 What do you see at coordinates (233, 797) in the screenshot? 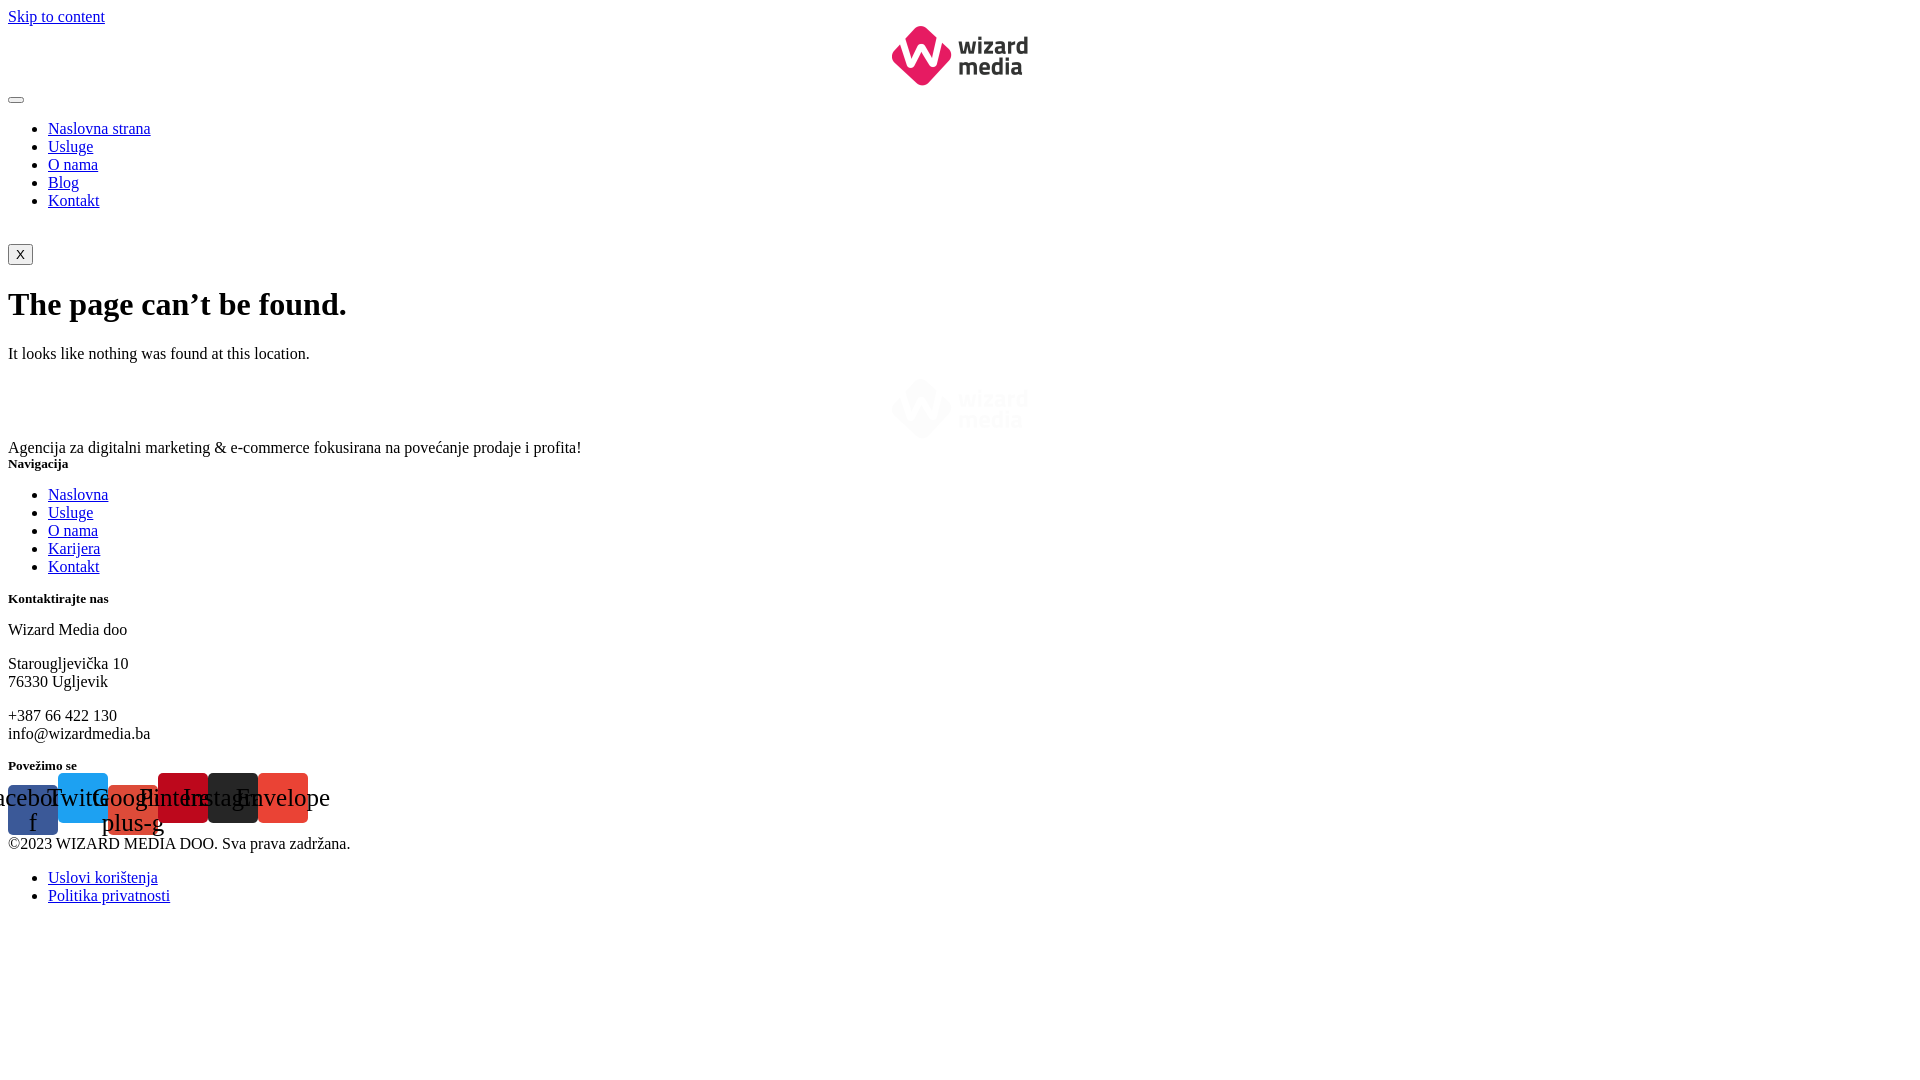
I see `'Instagram'` at bounding box center [233, 797].